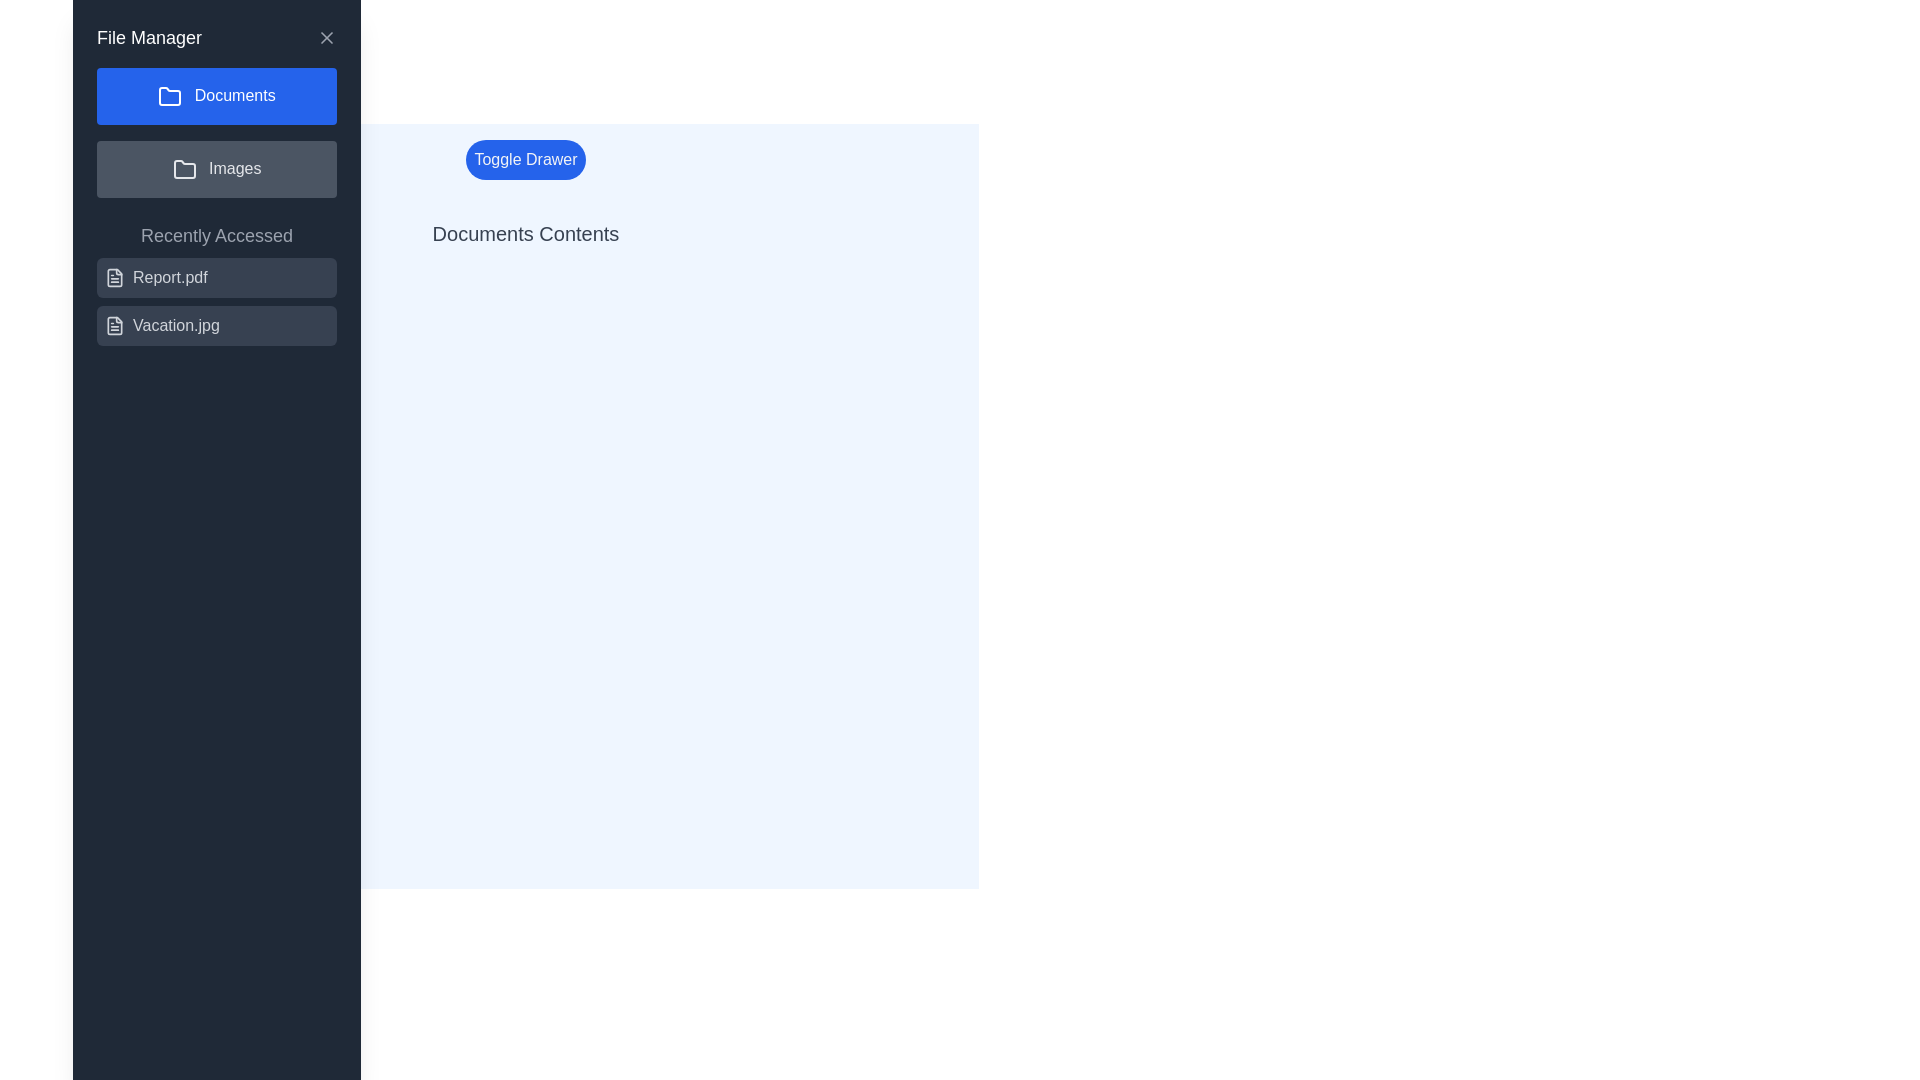 This screenshot has width=1920, height=1080. What do you see at coordinates (170, 96) in the screenshot?
I see `the simplified folder icon labeled 'Documents'` at bounding box center [170, 96].